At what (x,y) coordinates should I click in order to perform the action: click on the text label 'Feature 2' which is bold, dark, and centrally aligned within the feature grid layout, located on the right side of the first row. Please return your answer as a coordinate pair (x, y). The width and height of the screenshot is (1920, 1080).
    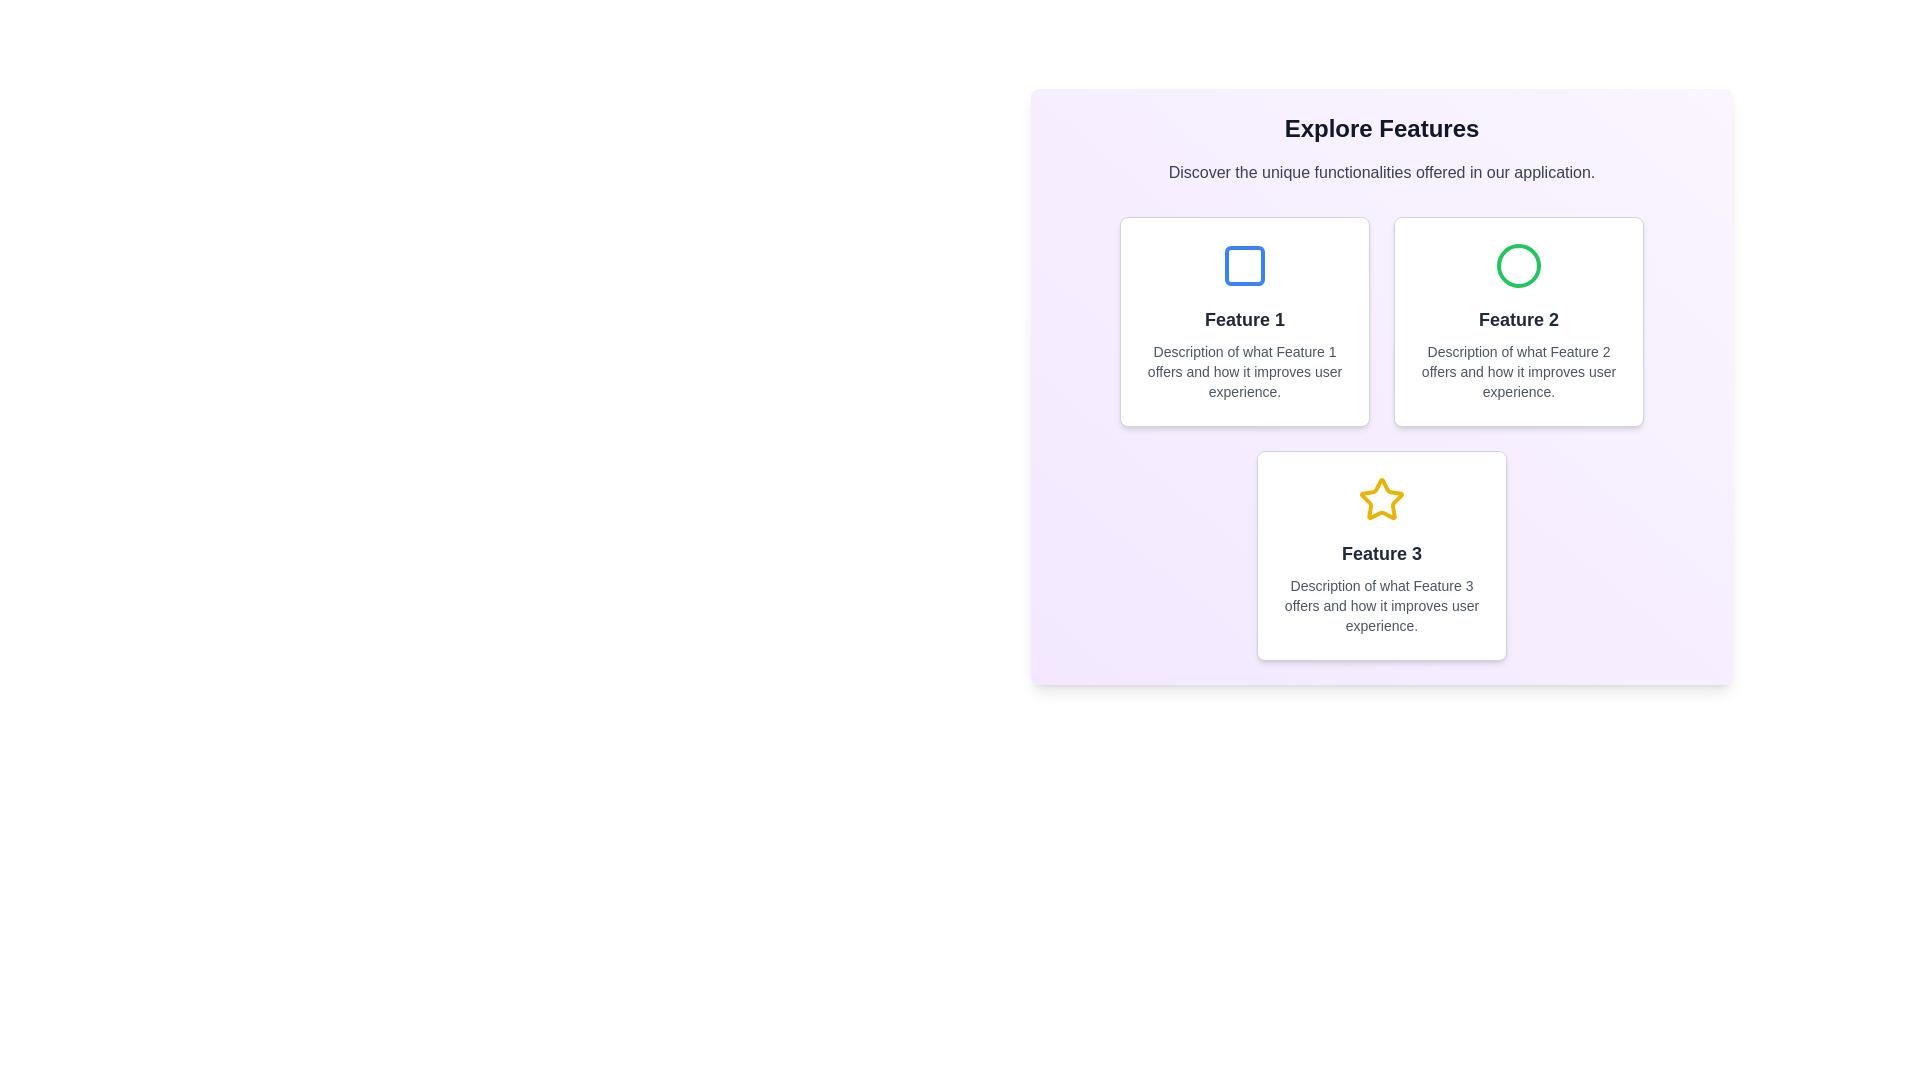
    Looking at the image, I should click on (1518, 319).